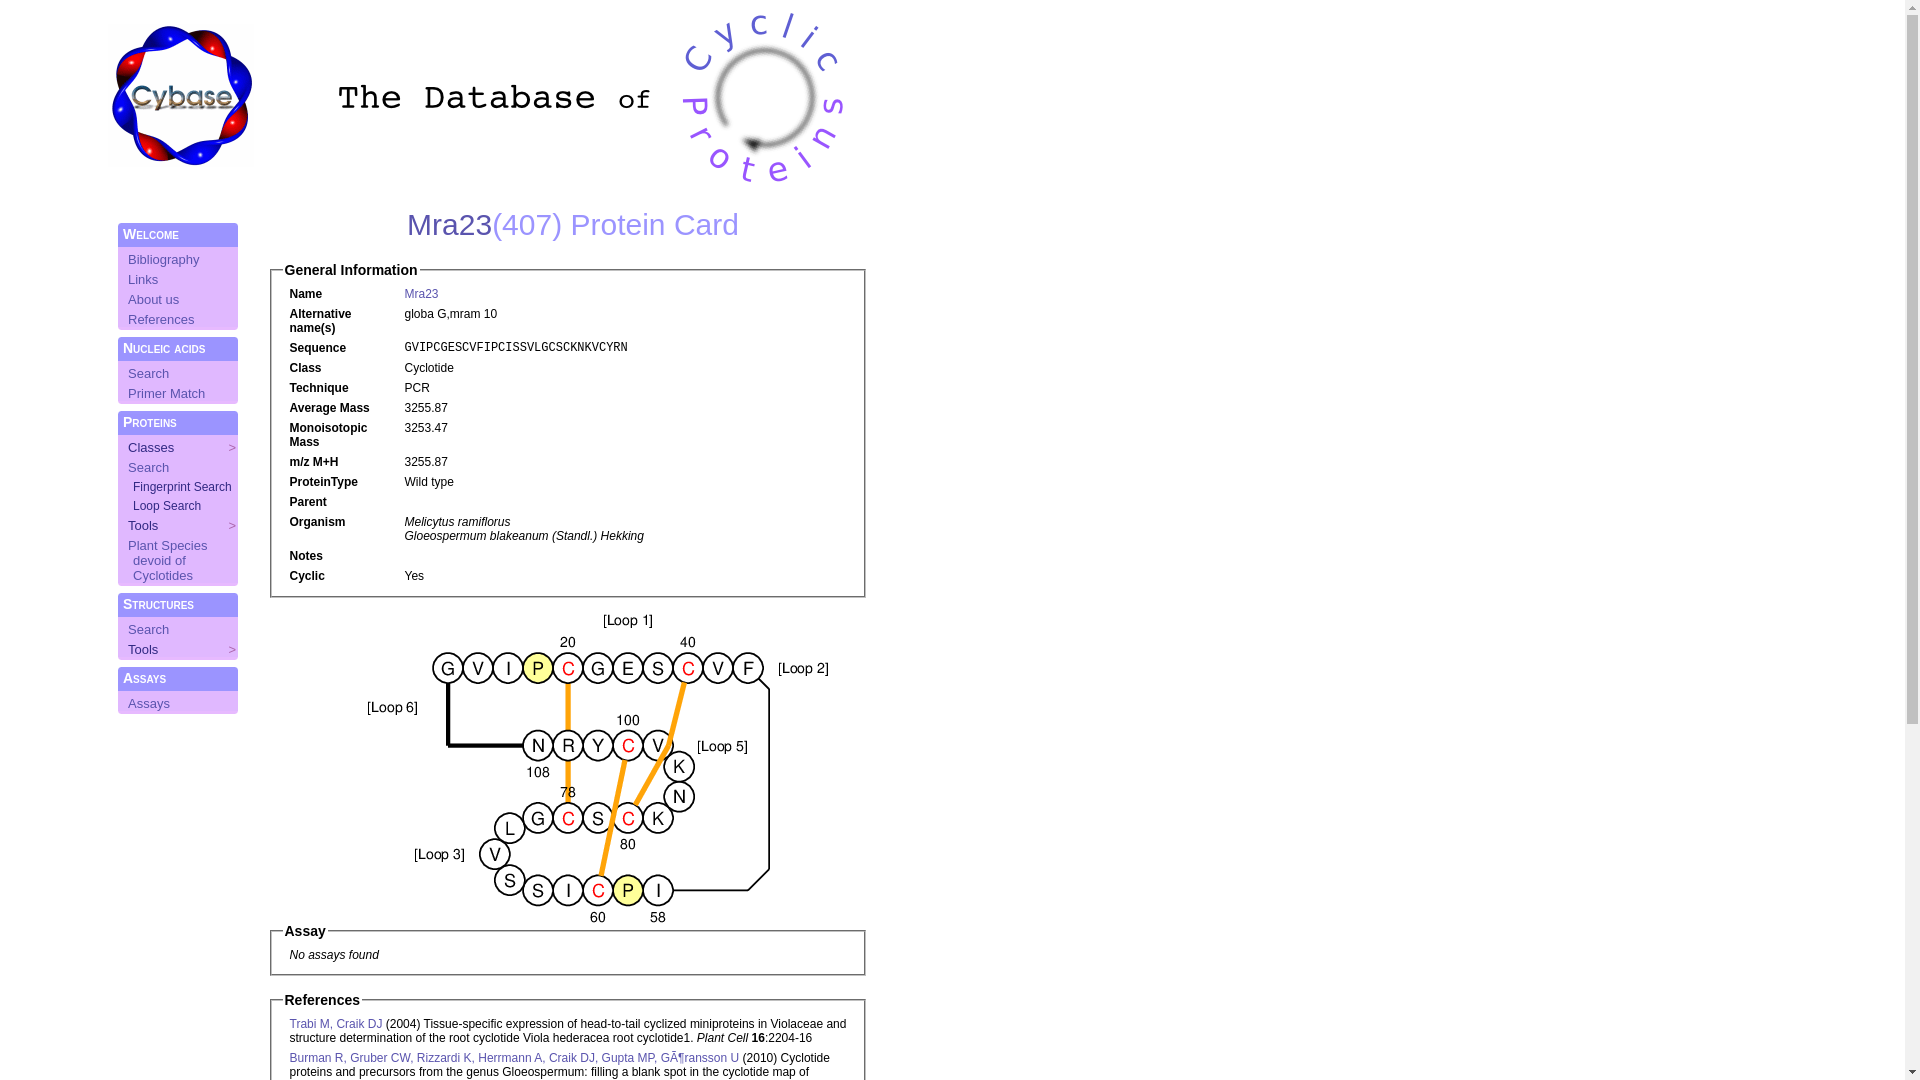  I want to click on 'Search', so click(147, 628).